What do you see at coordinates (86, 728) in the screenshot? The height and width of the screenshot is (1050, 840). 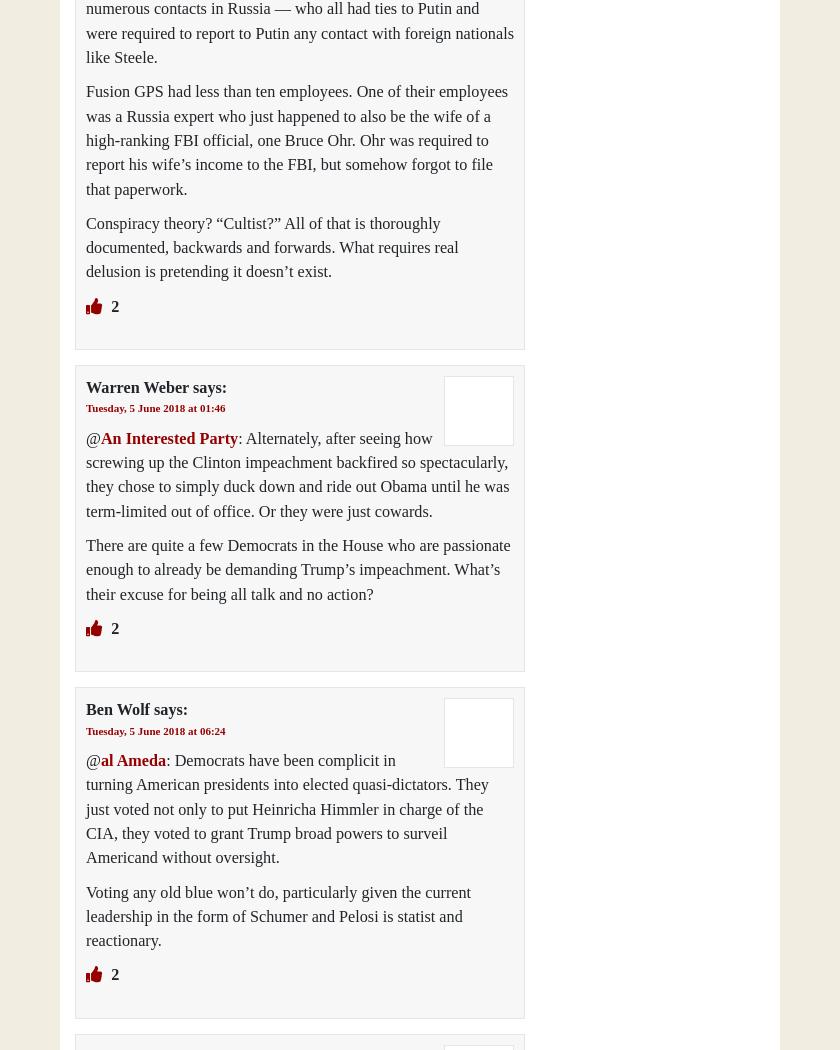 I see `'Tuesday, 5 June 2018 at 06:24'` at bounding box center [86, 728].